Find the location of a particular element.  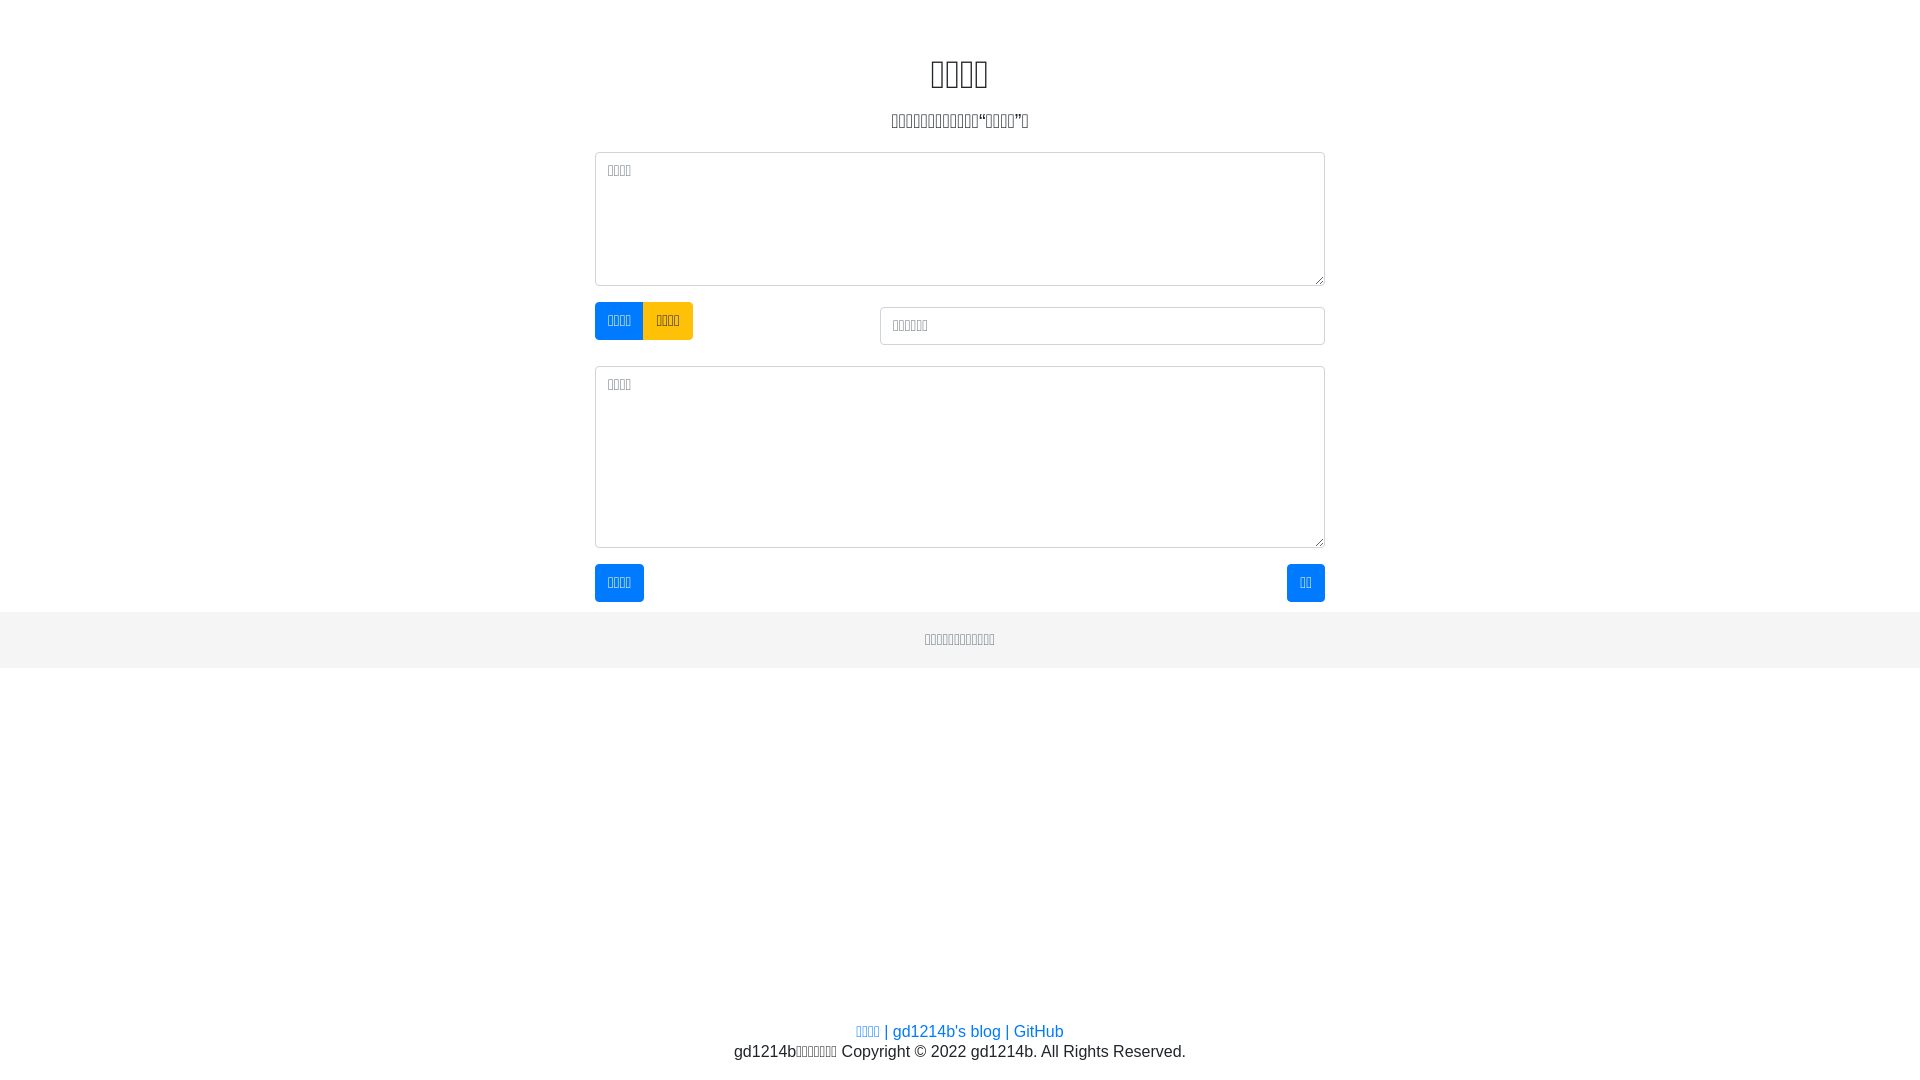

'gd1214b's blog |' is located at coordinates (952, 1031).